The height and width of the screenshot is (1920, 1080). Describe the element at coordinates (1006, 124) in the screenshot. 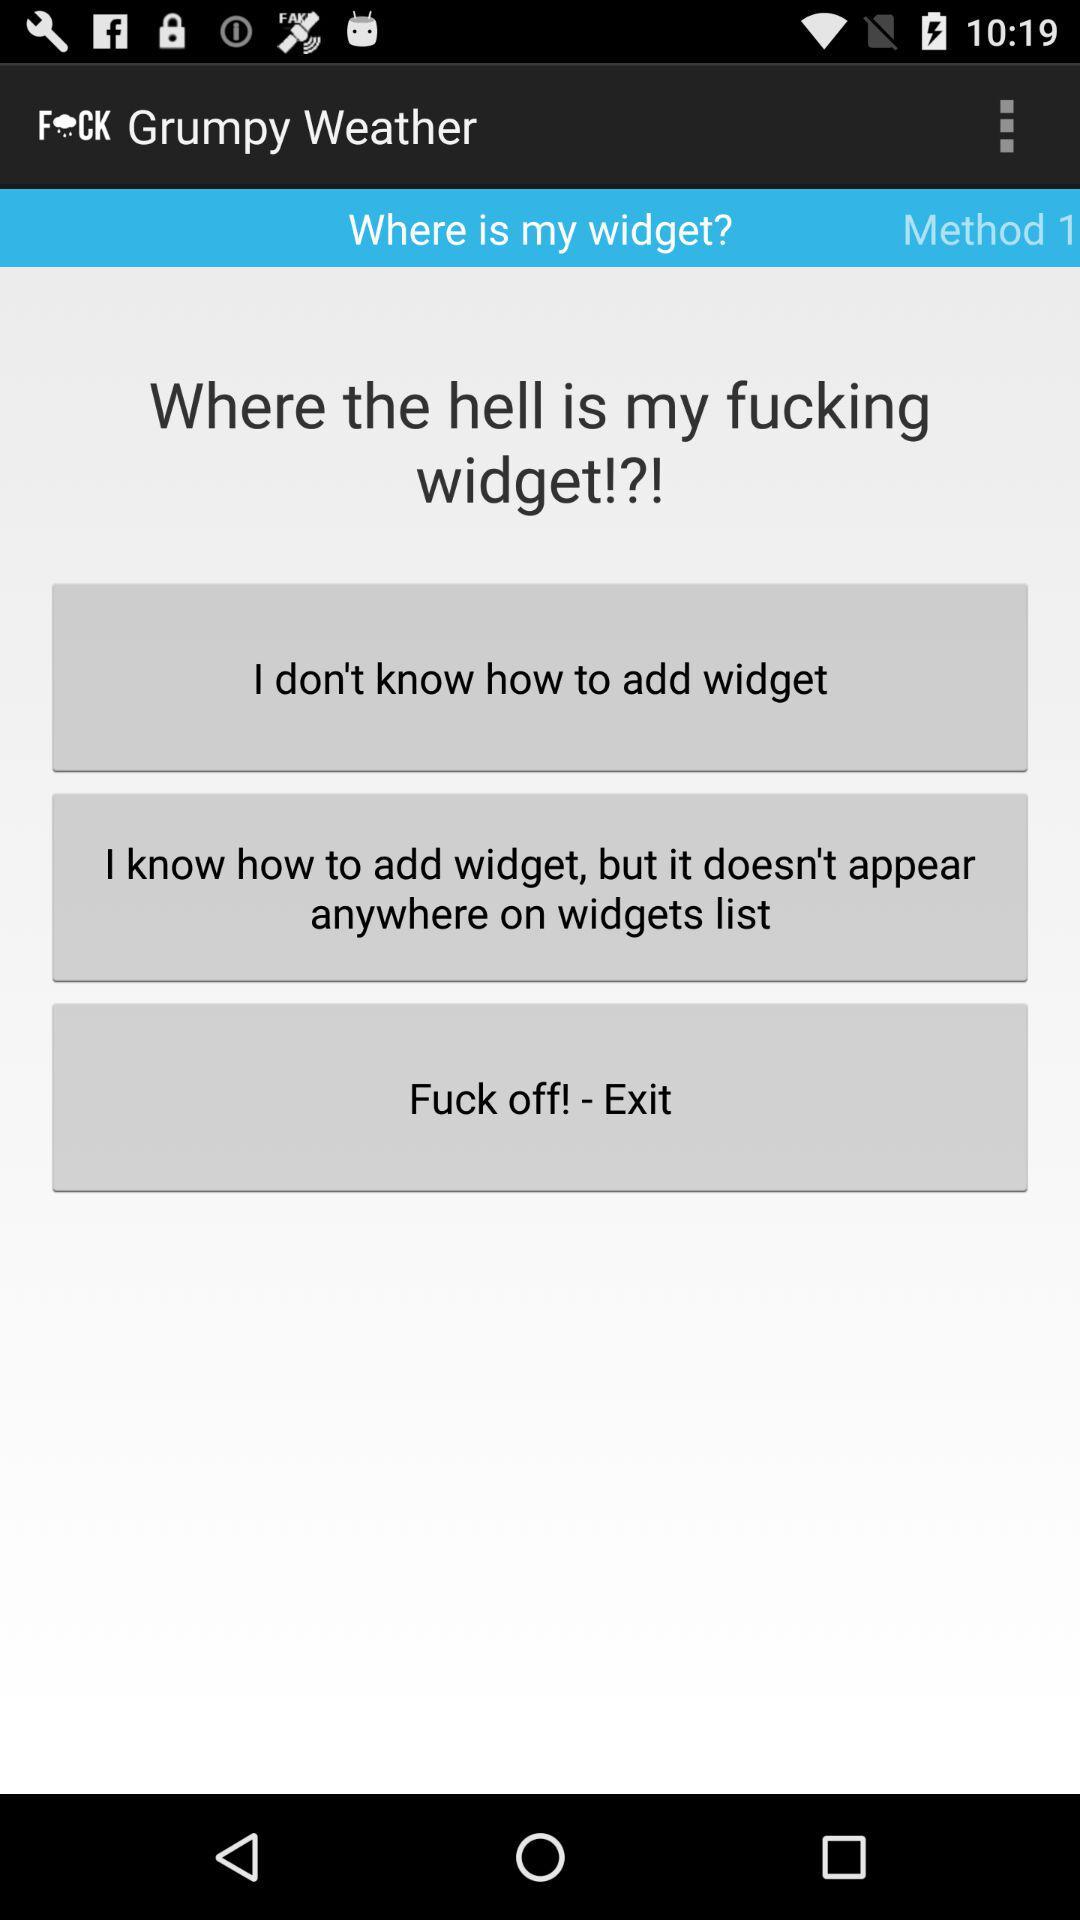

I see `item next to the where is my` at that location.